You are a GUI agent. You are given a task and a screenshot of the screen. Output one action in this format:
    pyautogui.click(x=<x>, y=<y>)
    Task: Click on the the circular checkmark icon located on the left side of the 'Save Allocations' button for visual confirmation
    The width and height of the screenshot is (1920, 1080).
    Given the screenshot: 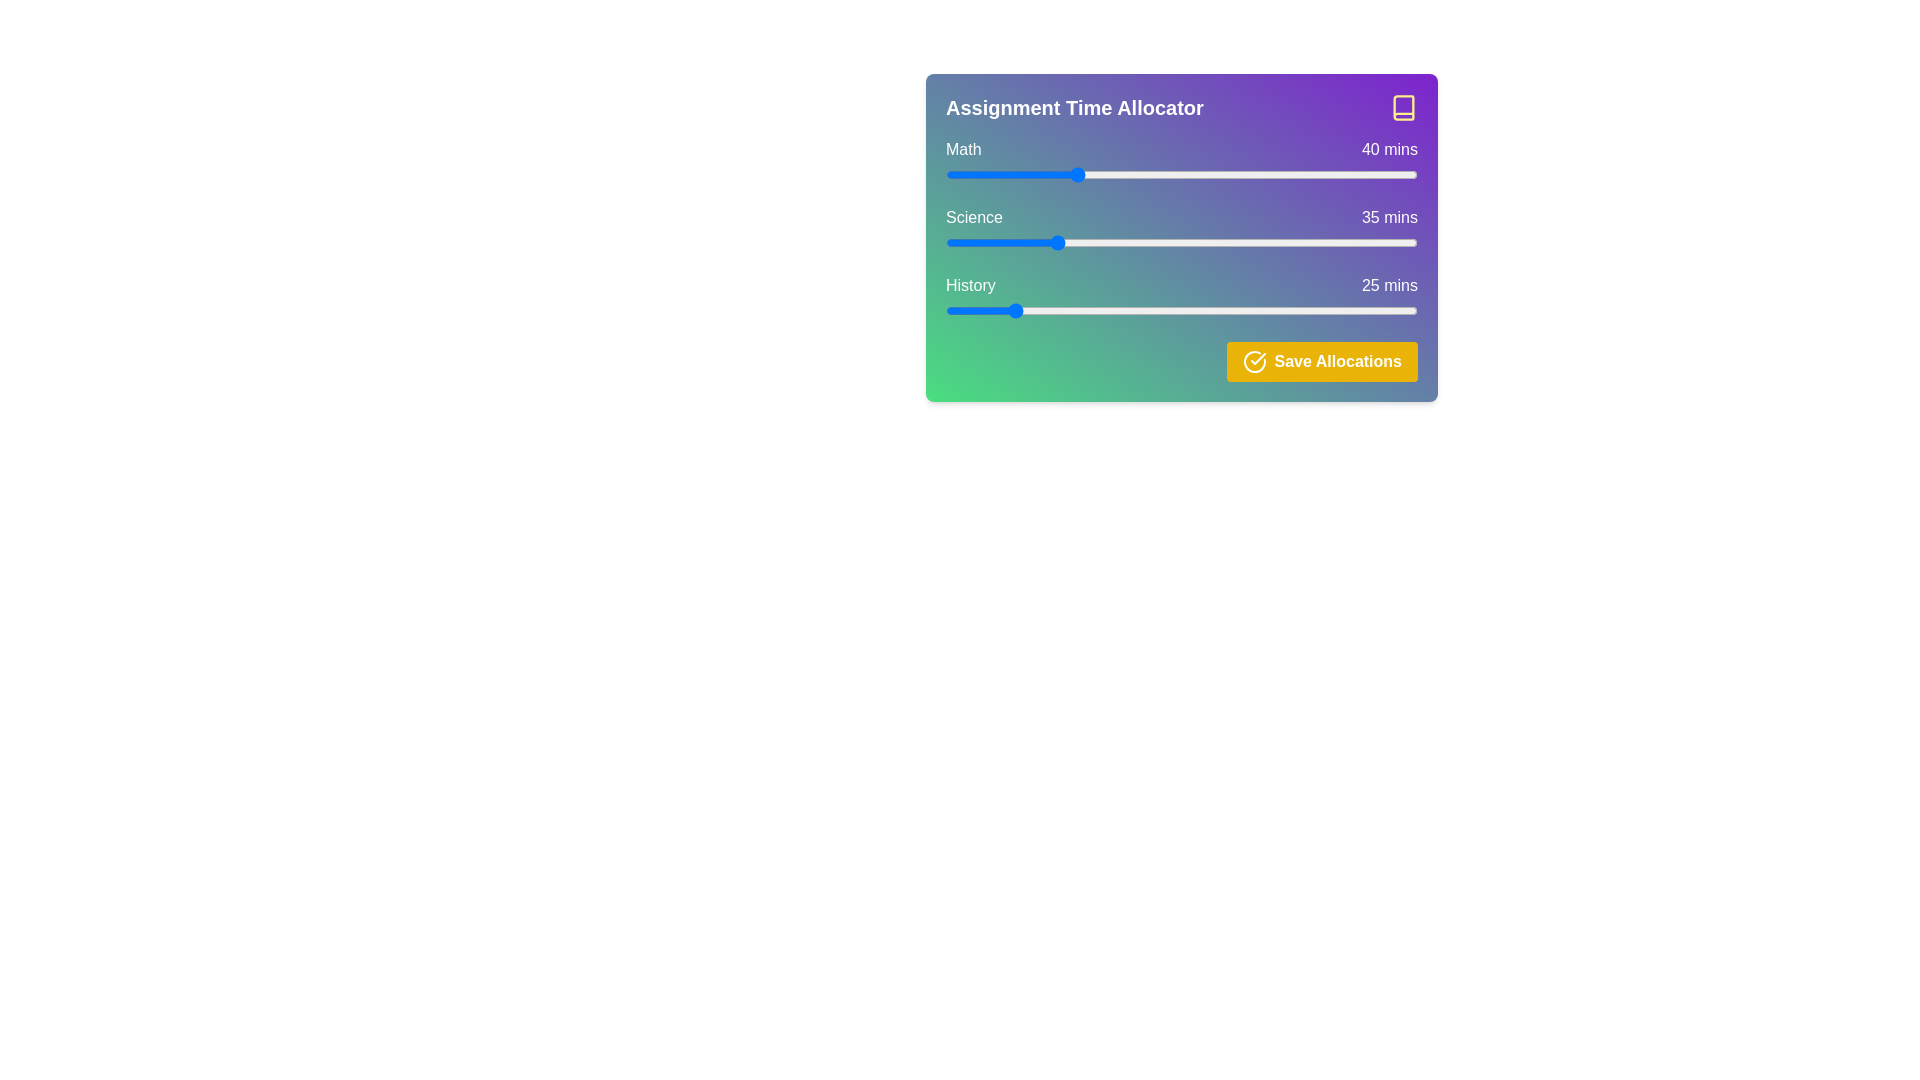 What is the action you would take?
    pyautogui.click(x=1253, y=362)
    